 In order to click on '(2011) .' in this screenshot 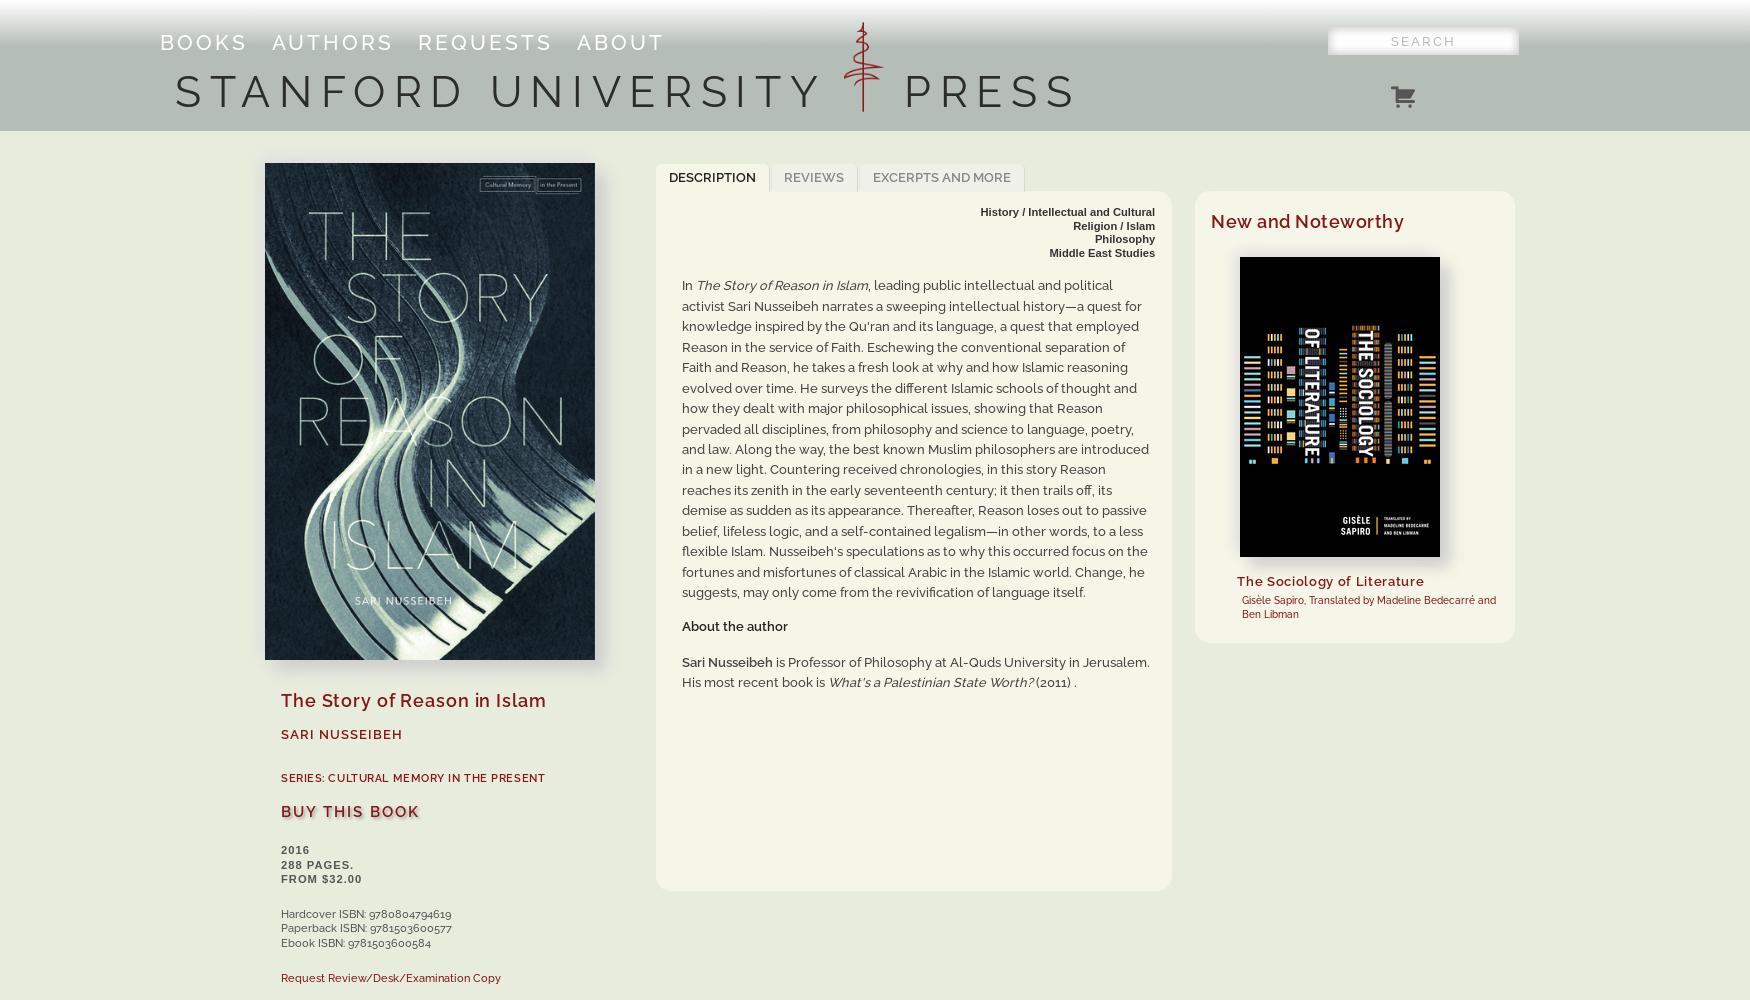, I will do `click(1053, 682)`.